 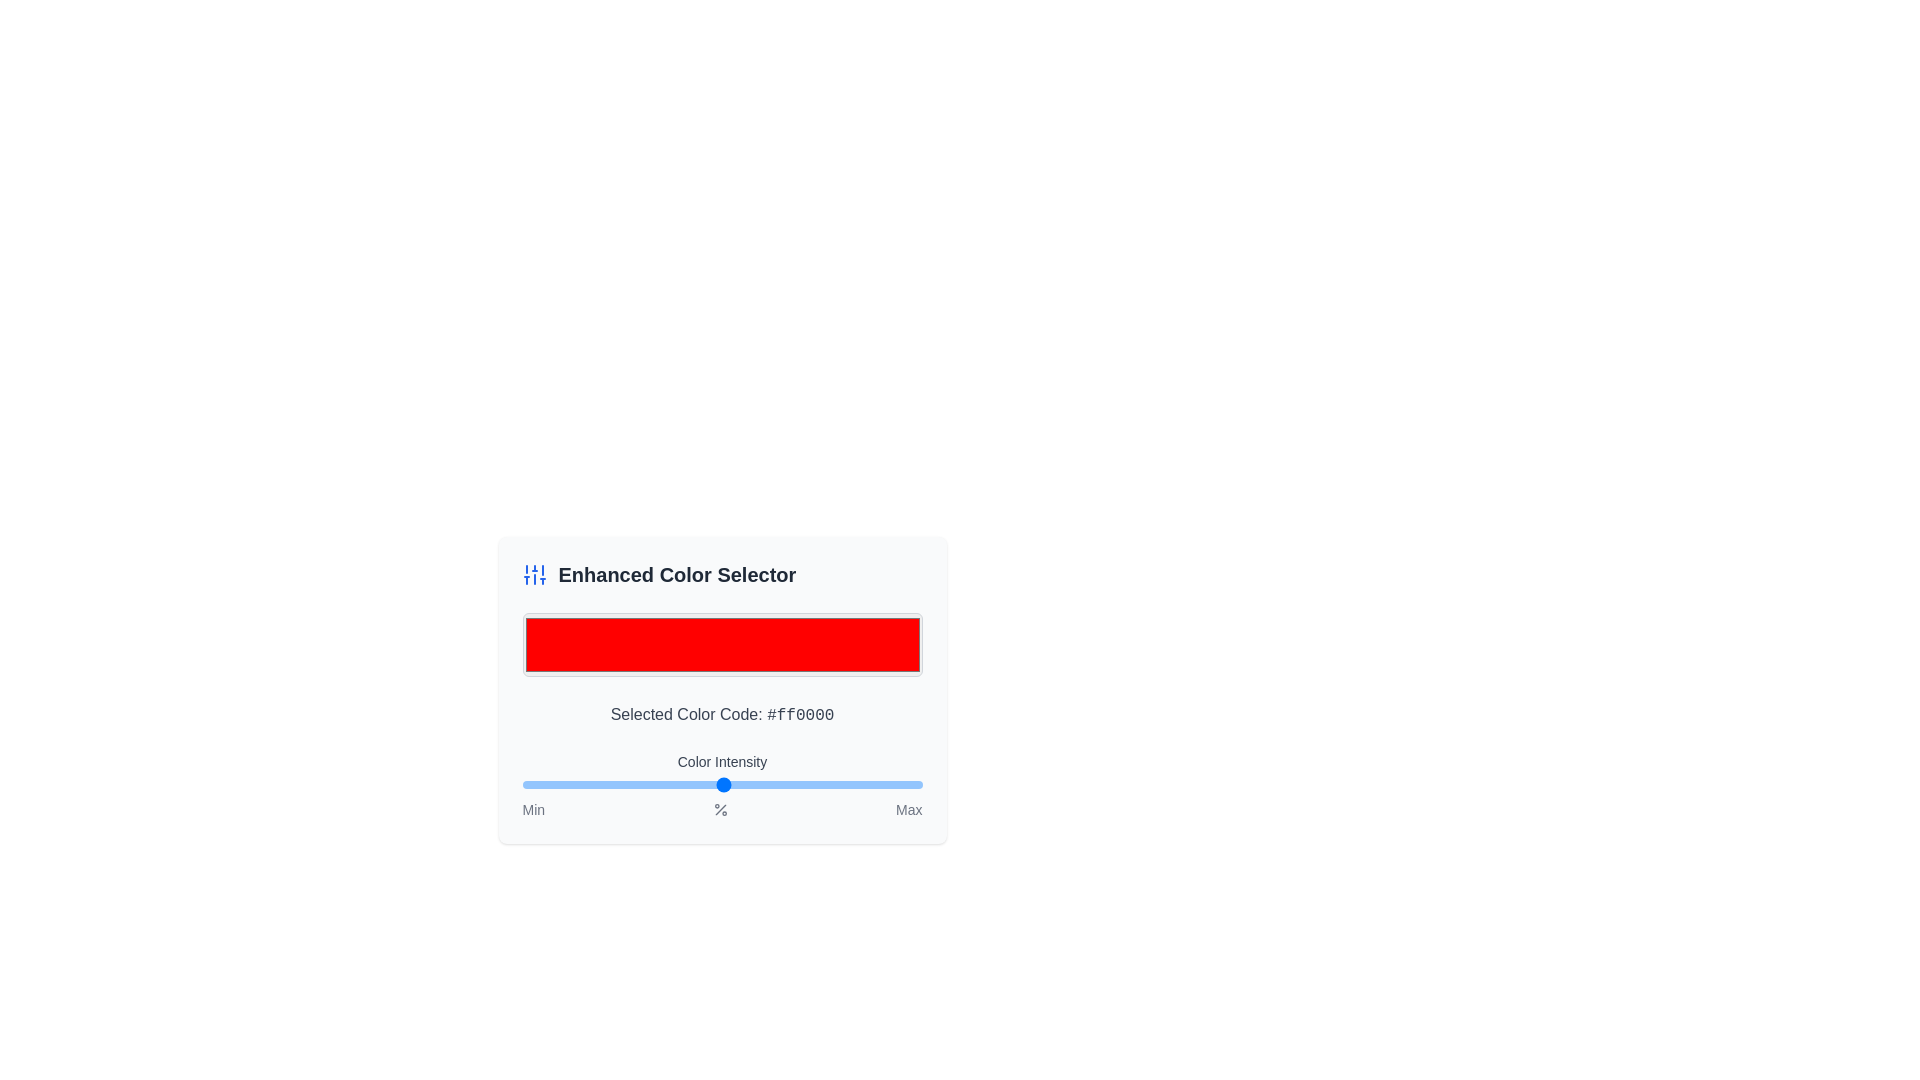 I want to click on the static text label displaying the color code '#ff0000', which is part of the string 'Selected Color Code: #ff0000' located in the center of the interface, so click(x=800, y=715).